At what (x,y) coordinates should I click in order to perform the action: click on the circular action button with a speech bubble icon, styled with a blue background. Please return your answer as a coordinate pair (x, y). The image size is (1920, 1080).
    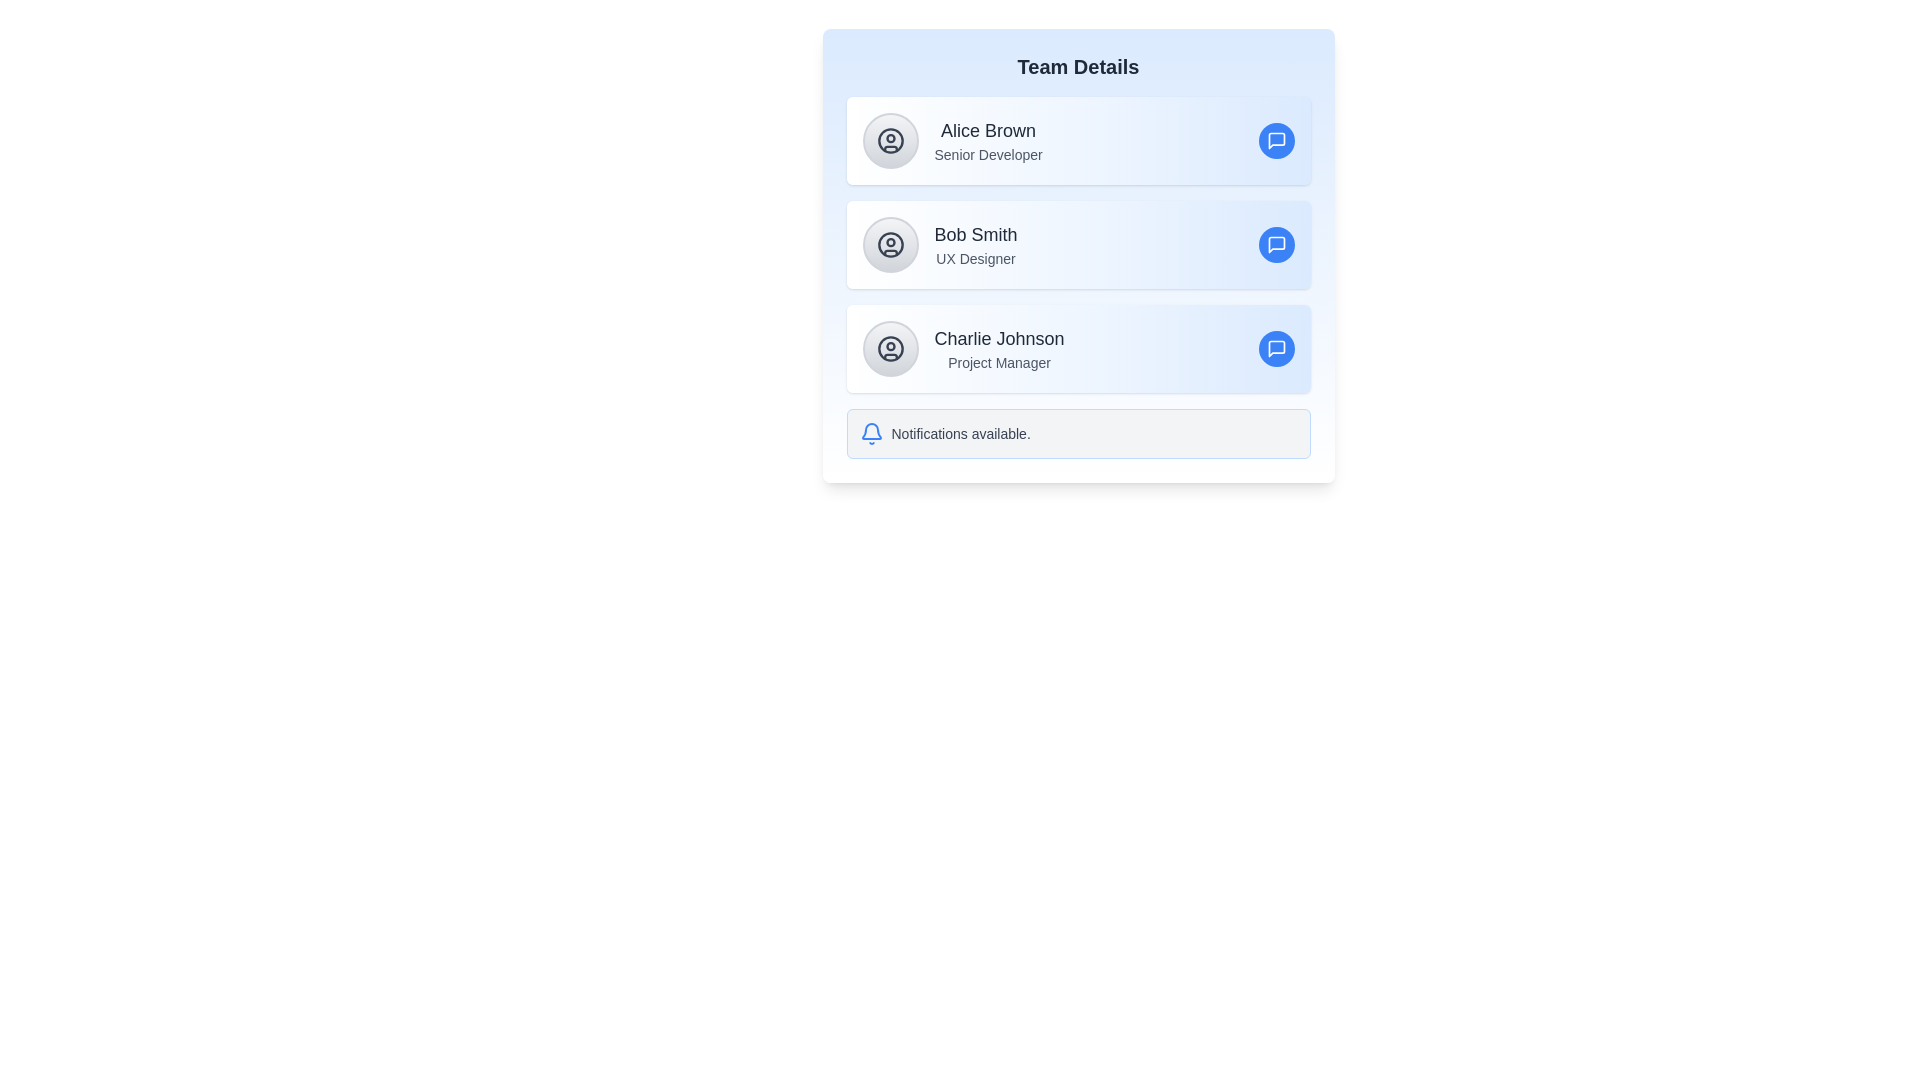
    Looking at the image, I should click on (1275, 140).